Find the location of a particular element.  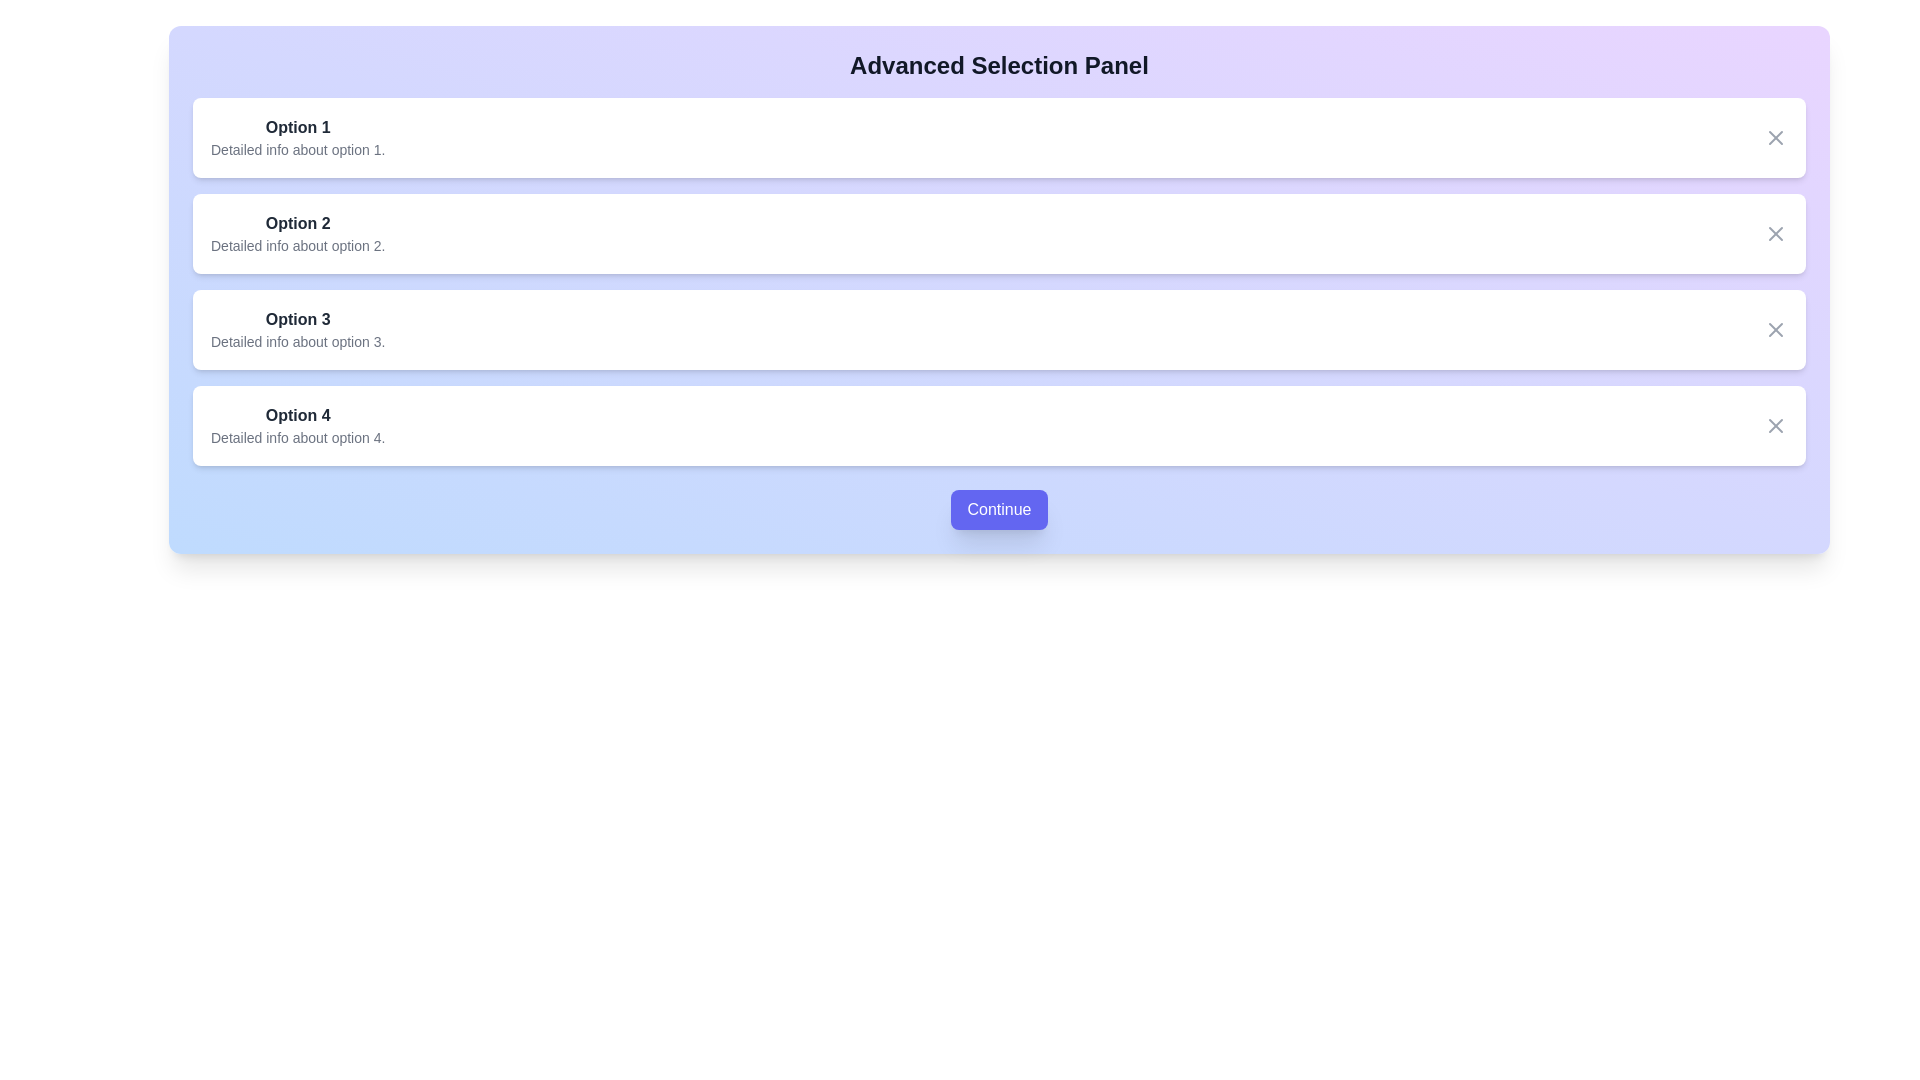

the text label providing additional information about 'Option 4', which is centrally aligned below the text 'Option 4' in the fourth option block is located at coordinates (297, 437).